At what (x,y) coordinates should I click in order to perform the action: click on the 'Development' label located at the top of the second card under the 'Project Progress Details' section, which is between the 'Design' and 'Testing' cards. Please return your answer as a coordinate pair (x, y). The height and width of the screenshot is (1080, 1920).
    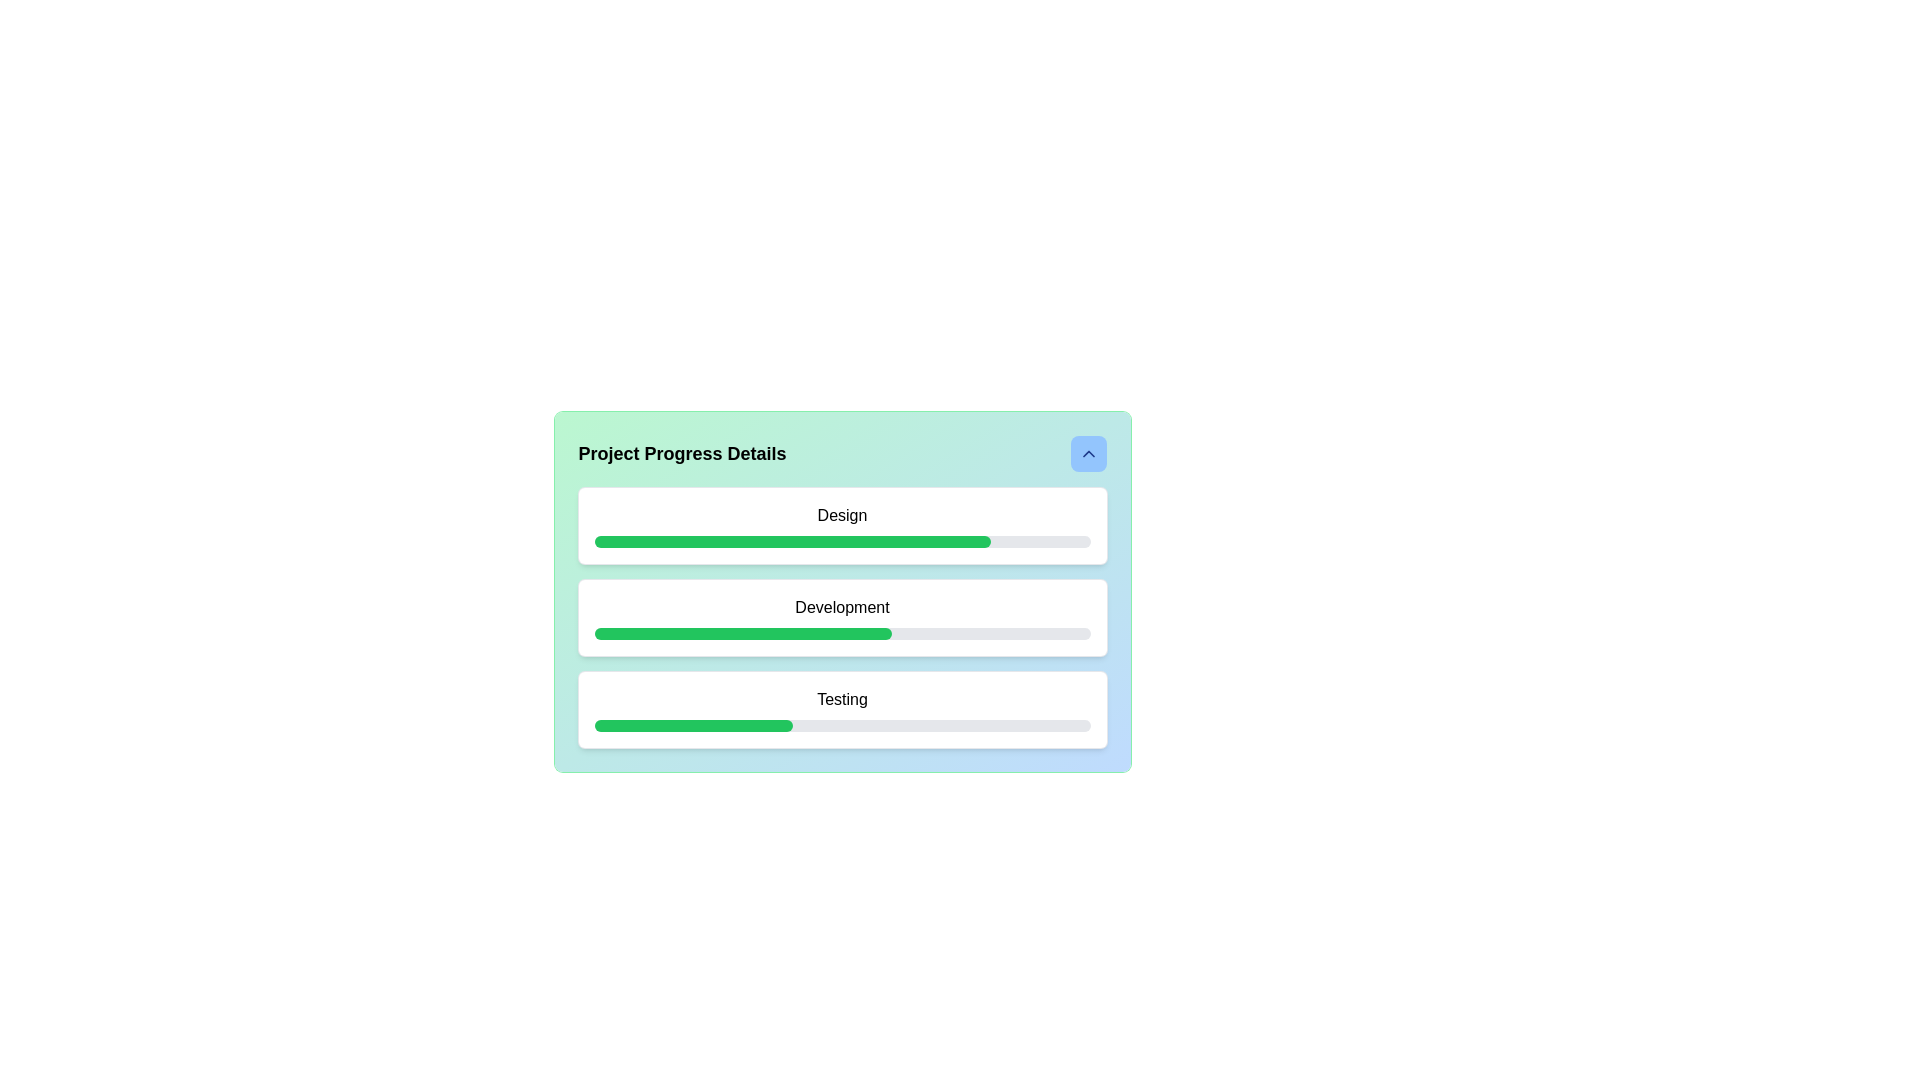
    Looking at the image, I should click on (842, 607).